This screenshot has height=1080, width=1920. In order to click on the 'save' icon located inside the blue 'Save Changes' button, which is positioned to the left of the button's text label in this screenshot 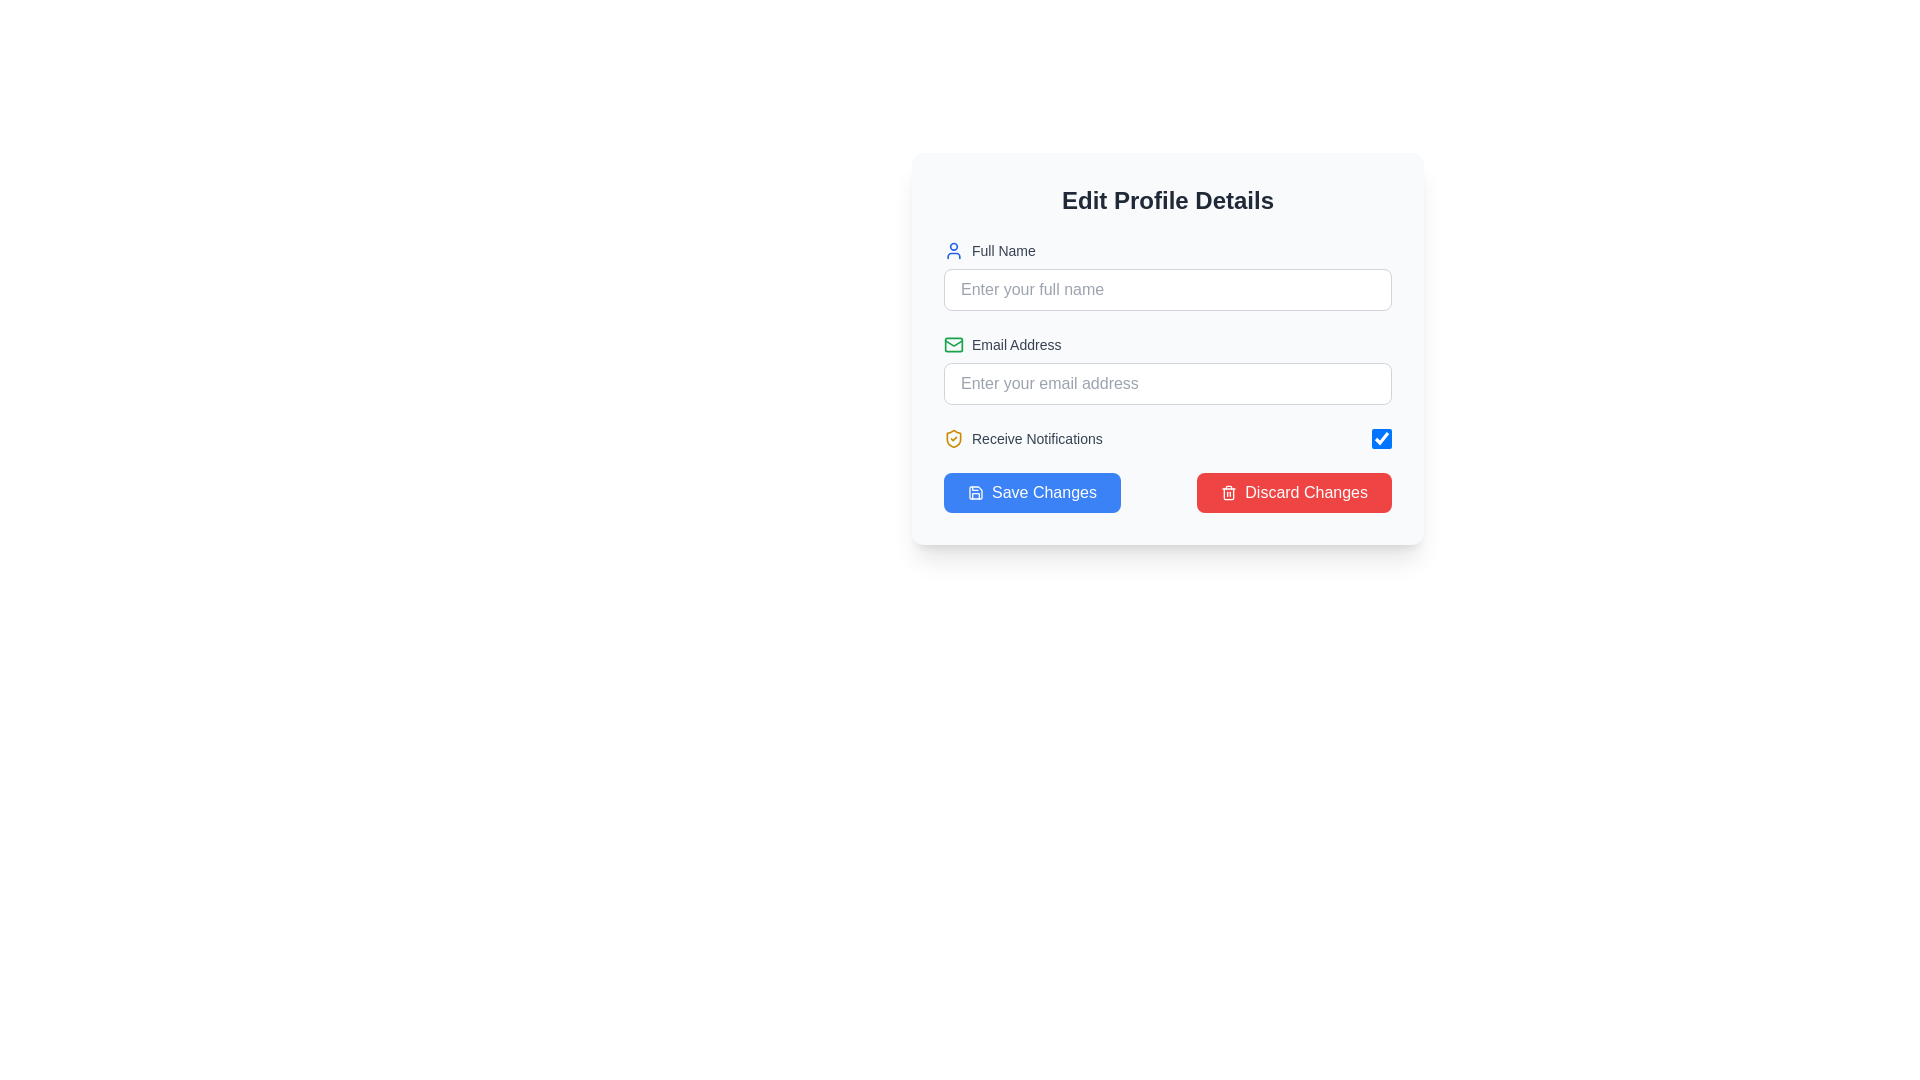, I will do `click(975, 493)`.